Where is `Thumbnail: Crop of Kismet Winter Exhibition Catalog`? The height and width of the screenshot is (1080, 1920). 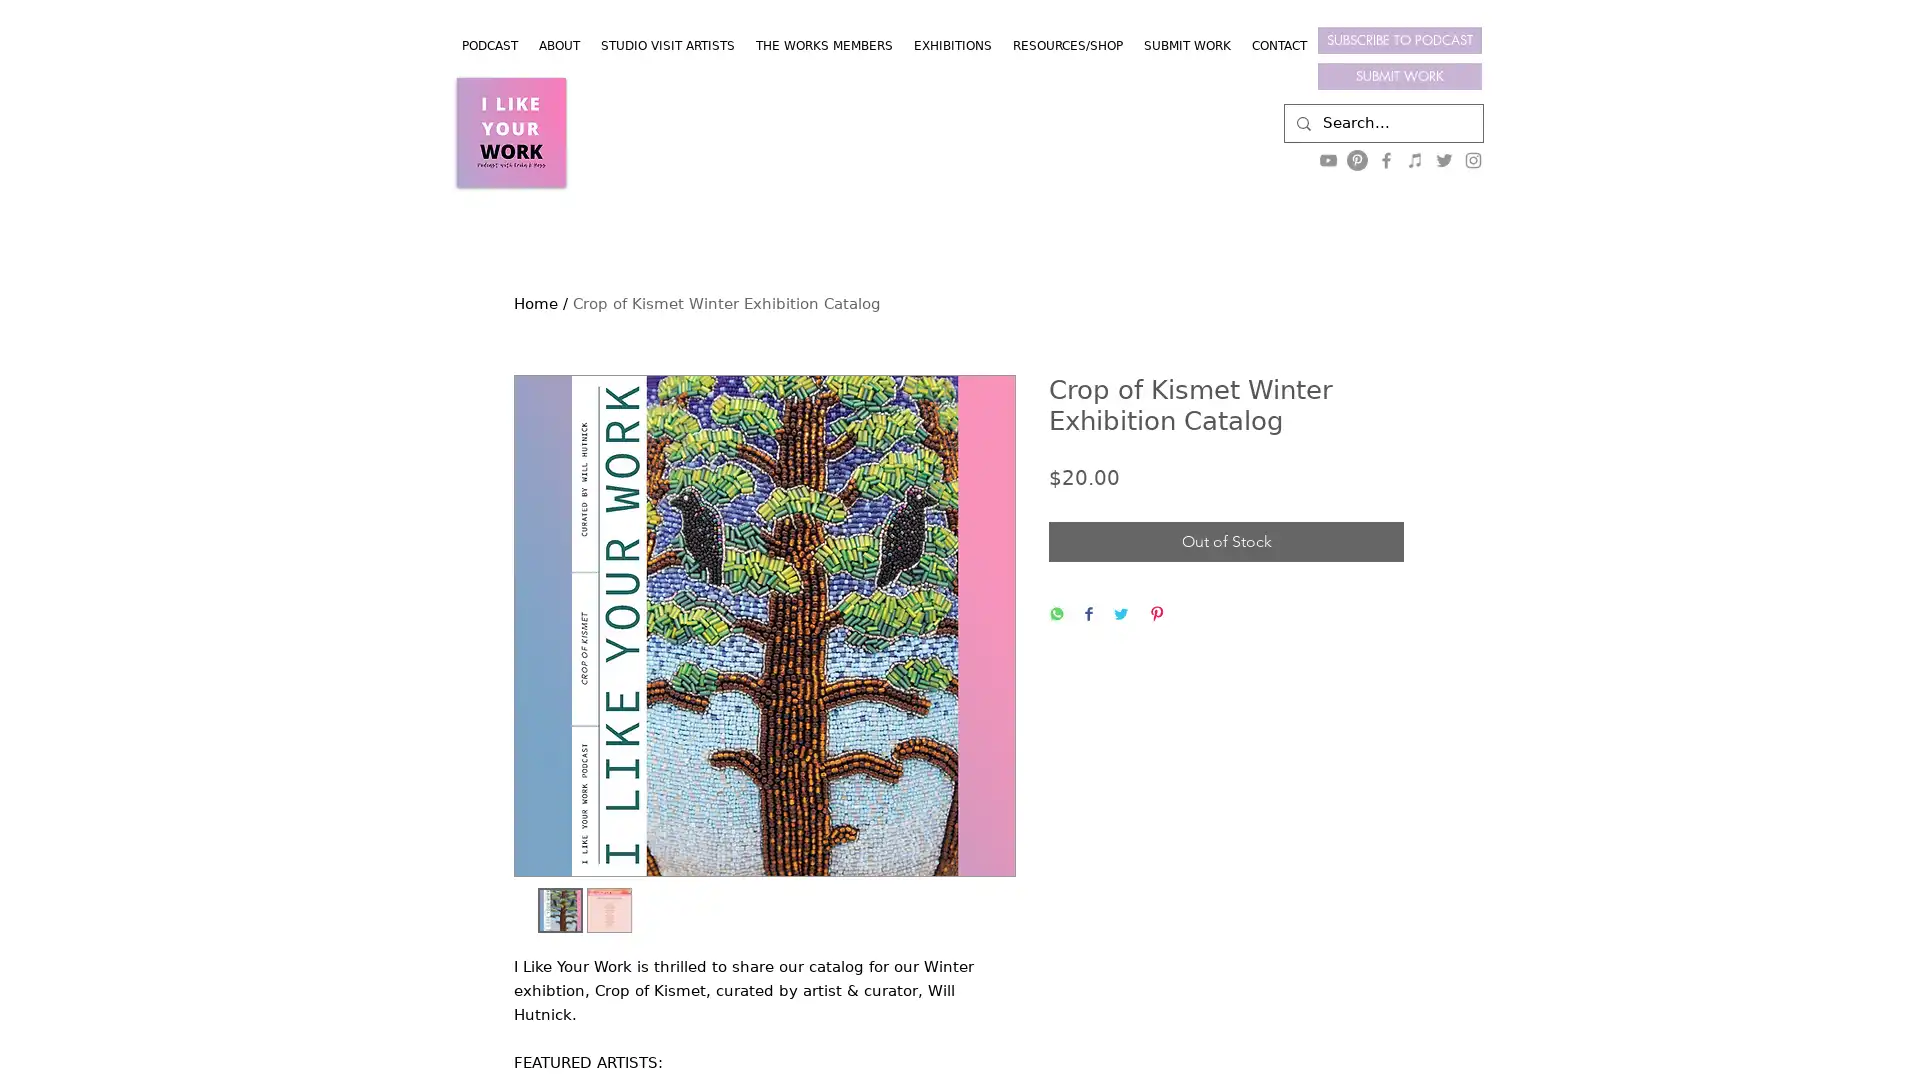 Thumbnail: Crop of Kismet Winter Exhibition Catalog is located at coordinates (559, 910).